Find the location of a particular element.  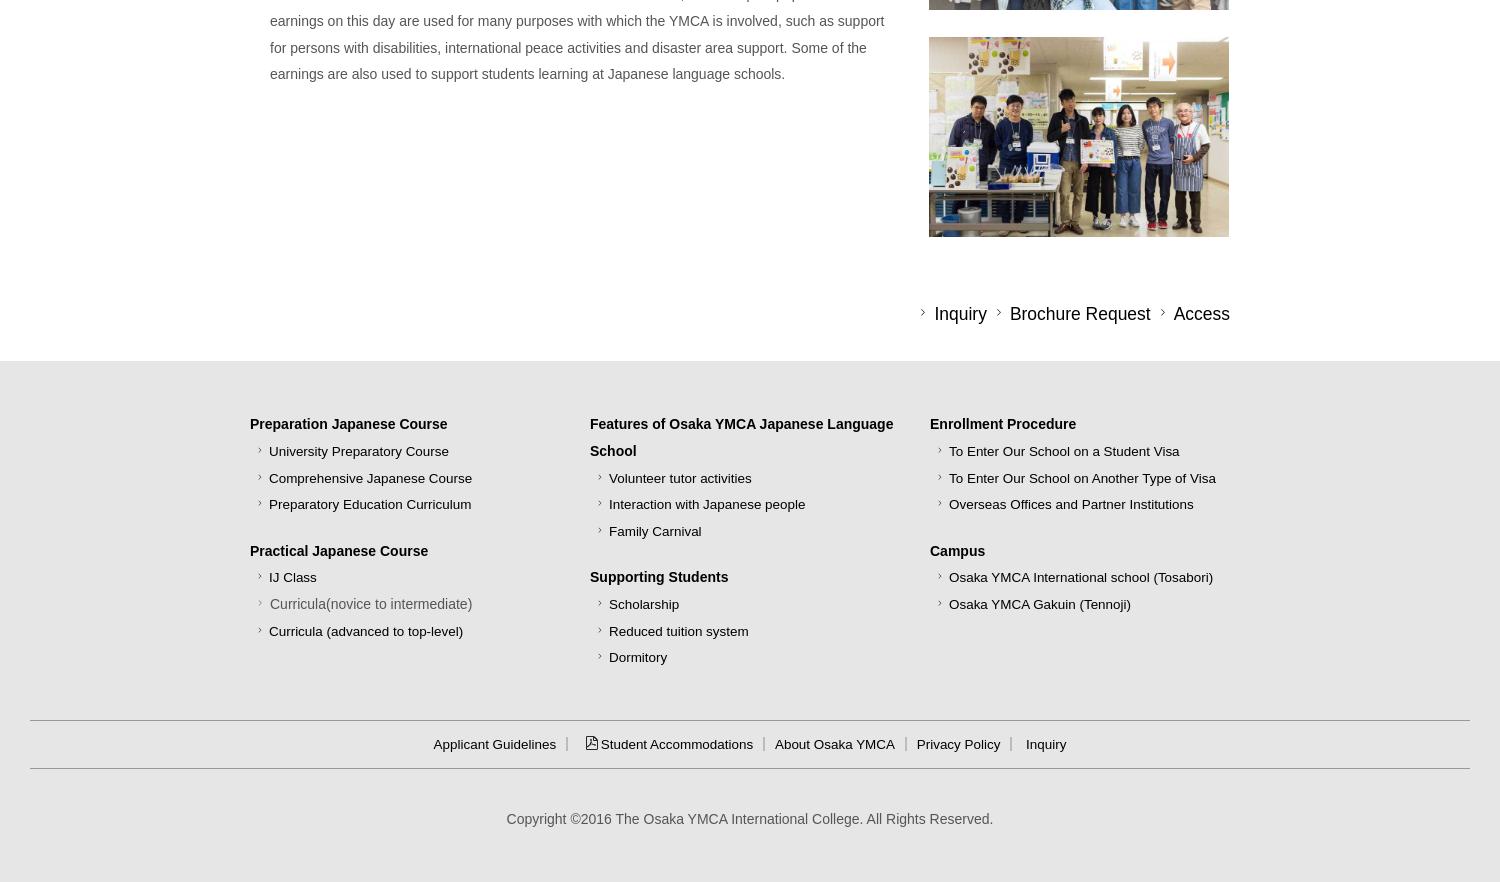

'Curricula (advanced to top-level)' is located at coordinates (365, 630).